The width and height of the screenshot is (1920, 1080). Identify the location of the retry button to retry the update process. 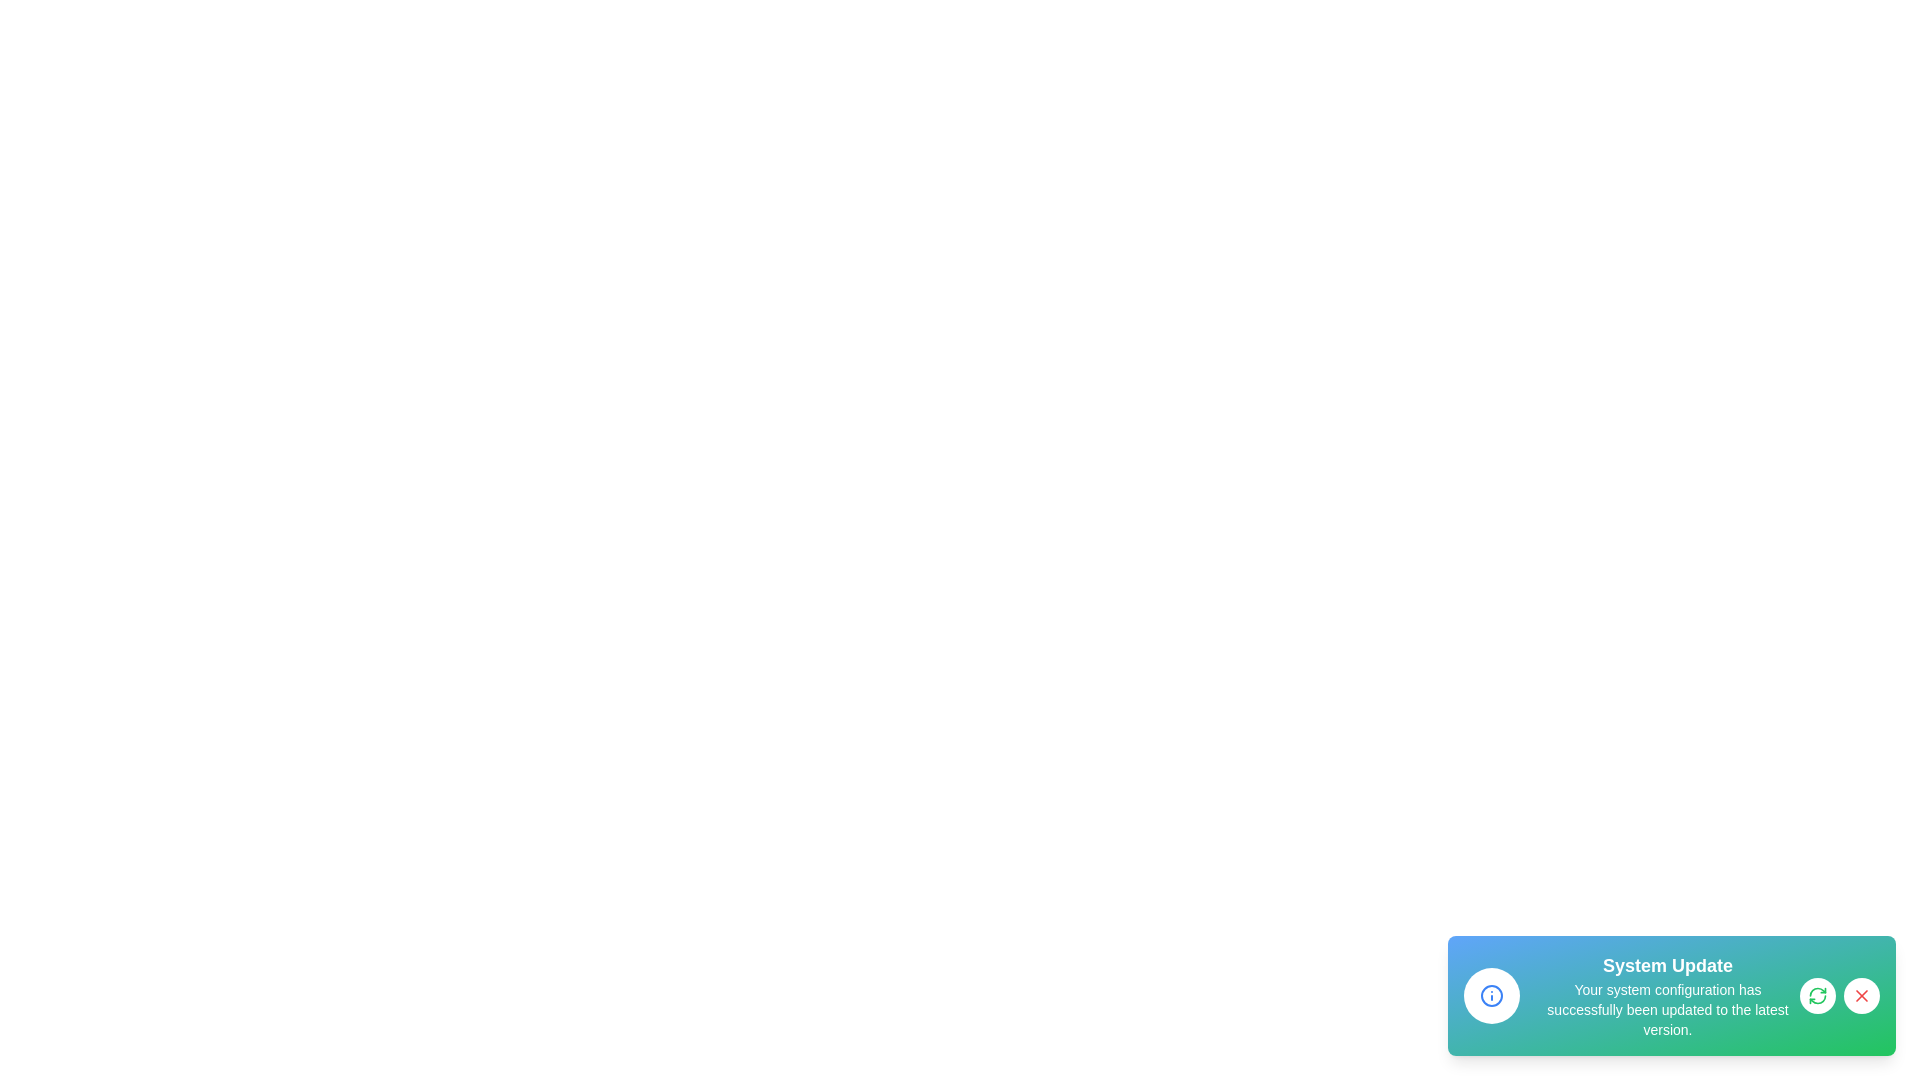
(1818, 995).